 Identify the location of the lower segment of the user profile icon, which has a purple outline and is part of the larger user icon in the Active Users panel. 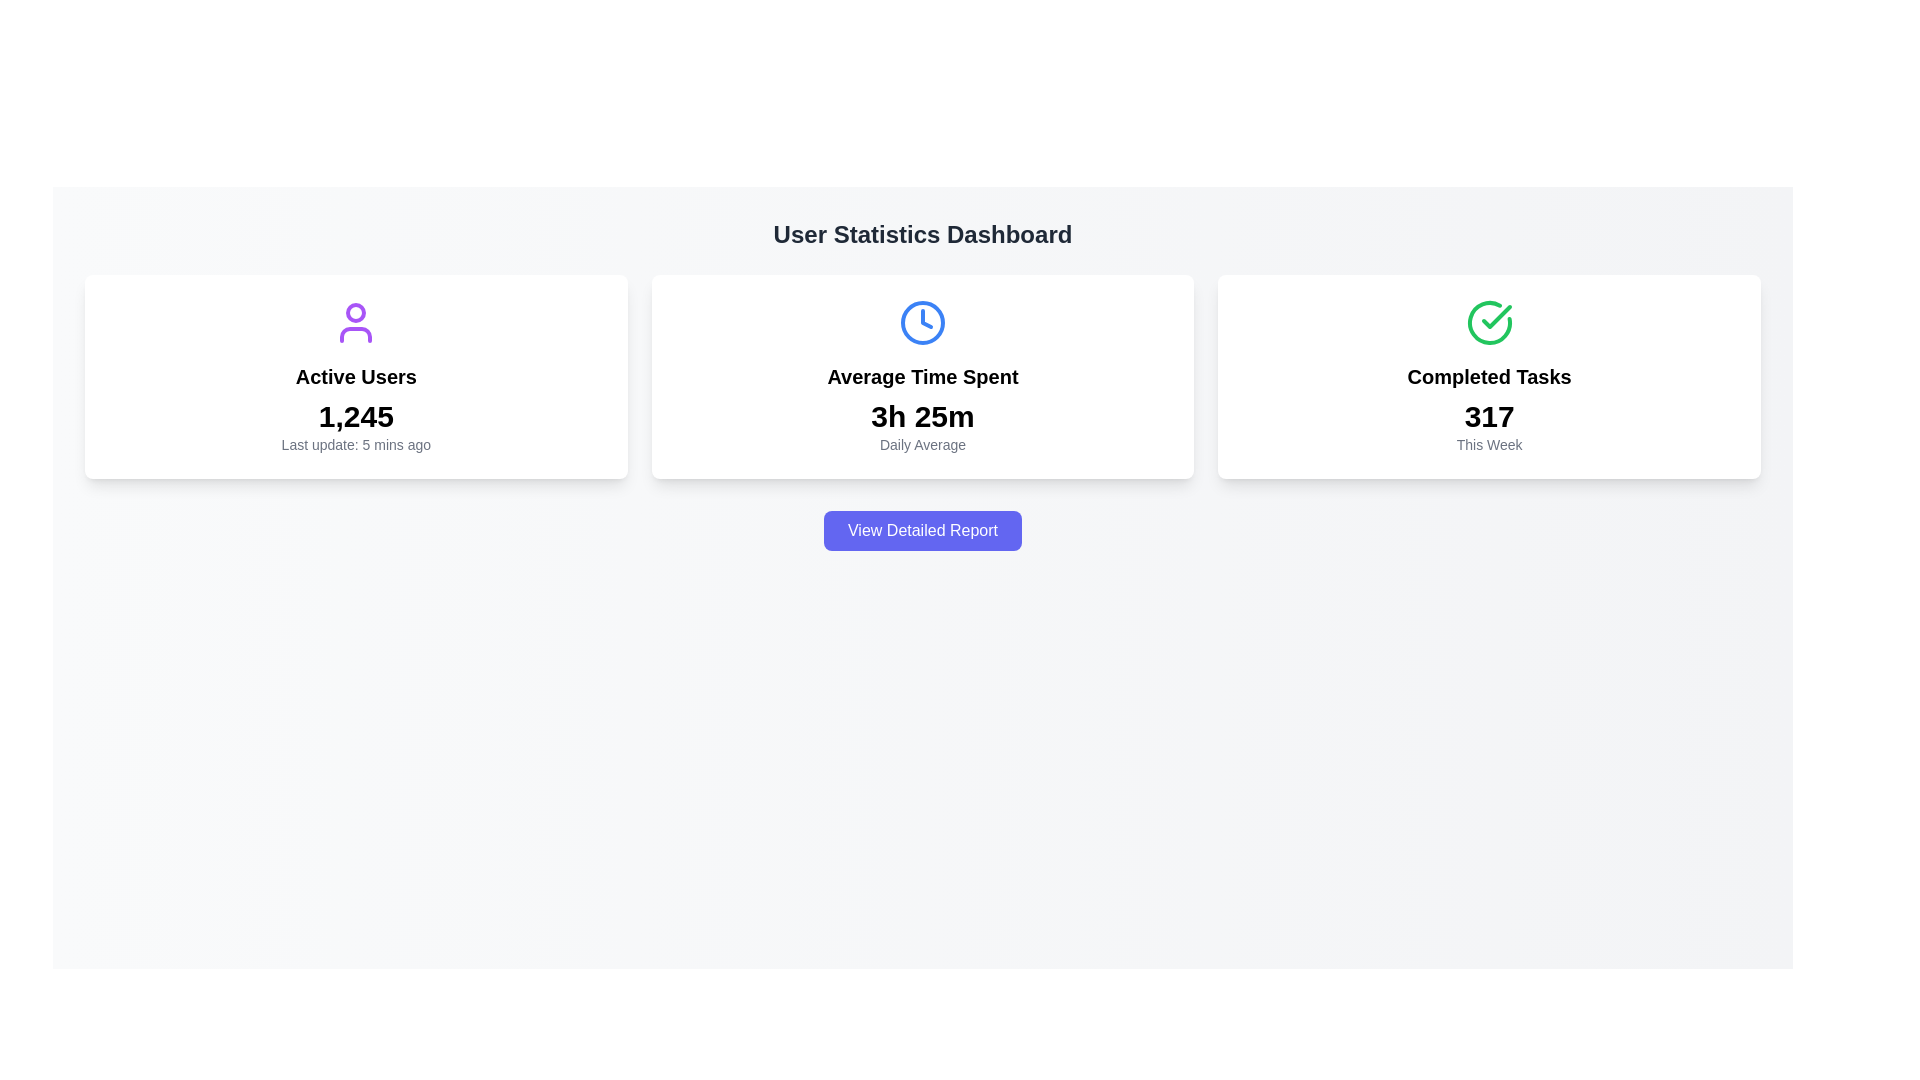
(356, 334).